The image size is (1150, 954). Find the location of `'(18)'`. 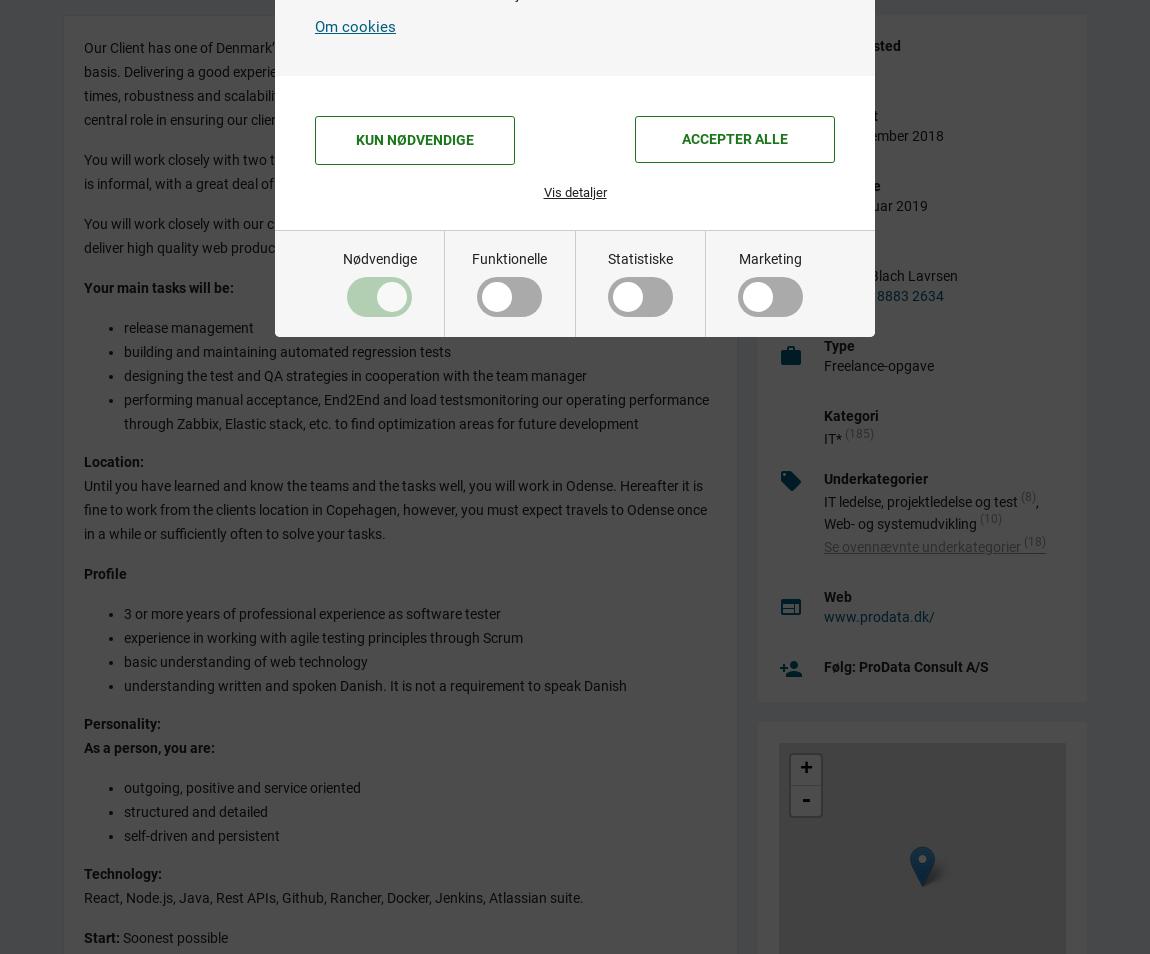

'(18)' is located at coordinates (1035, 540).